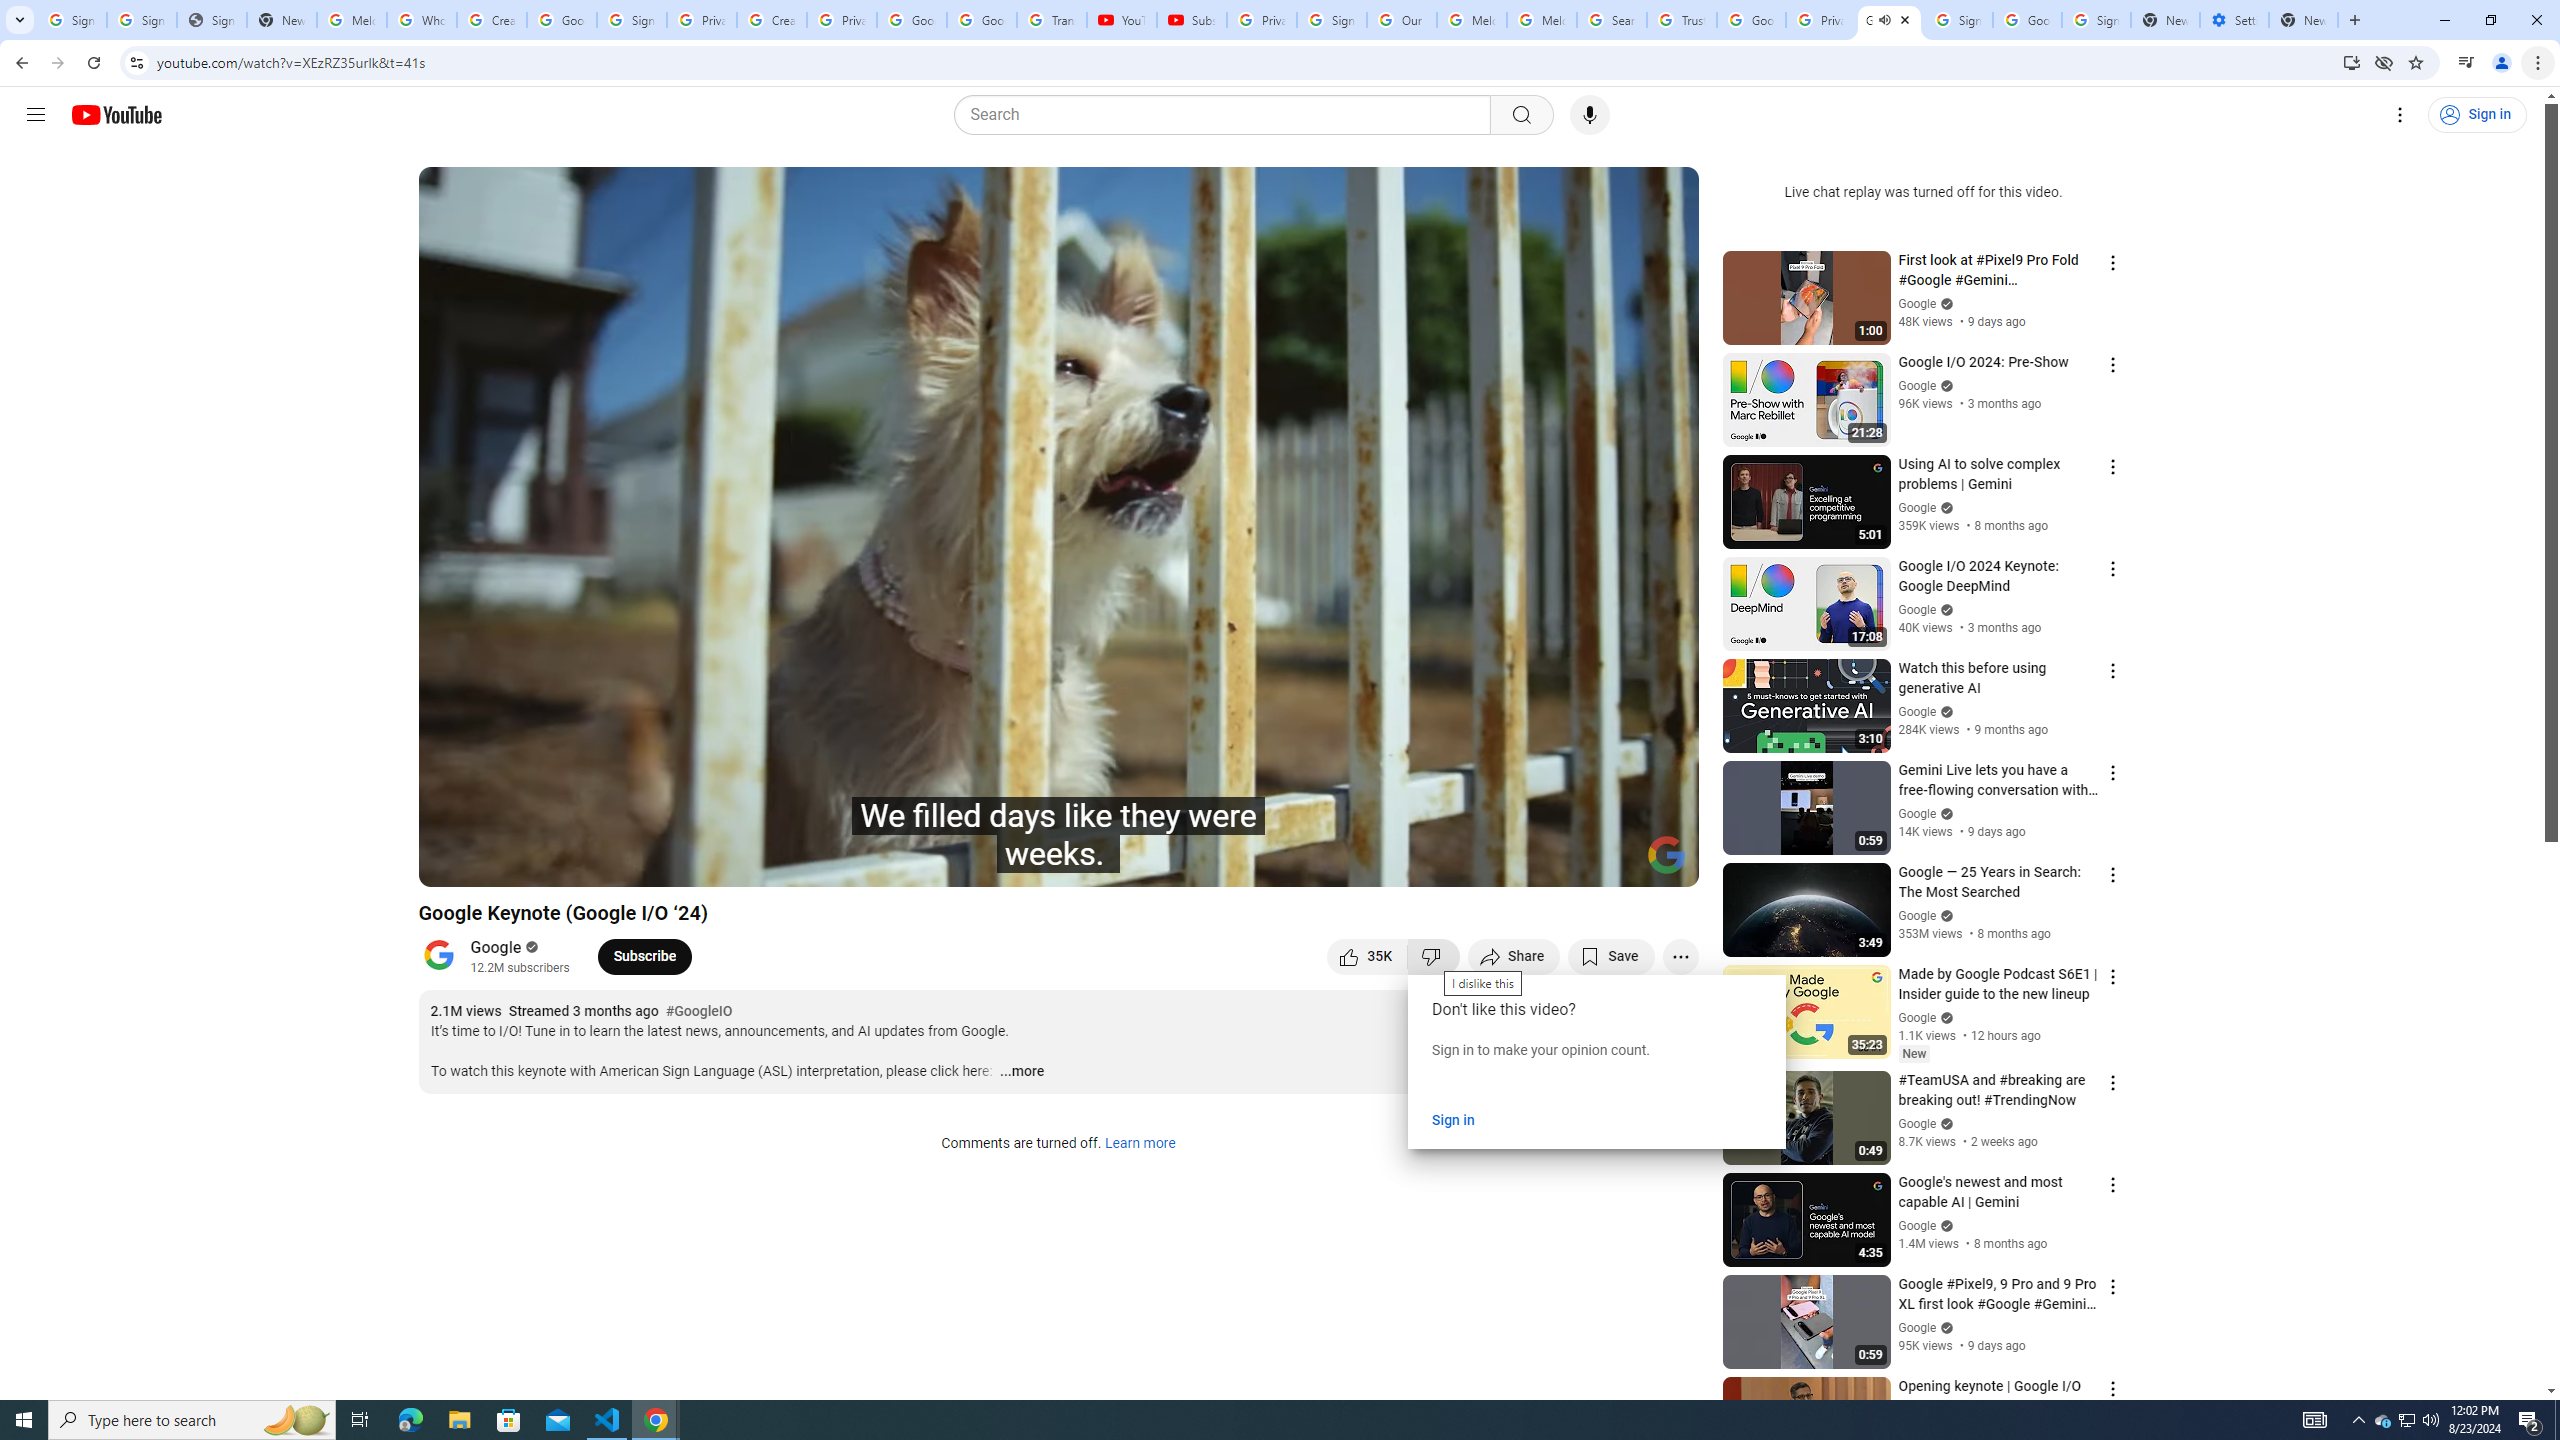 This screenshot has width=2560, height=1440. I want to click on 'Pause (k)', so click(452, 862).